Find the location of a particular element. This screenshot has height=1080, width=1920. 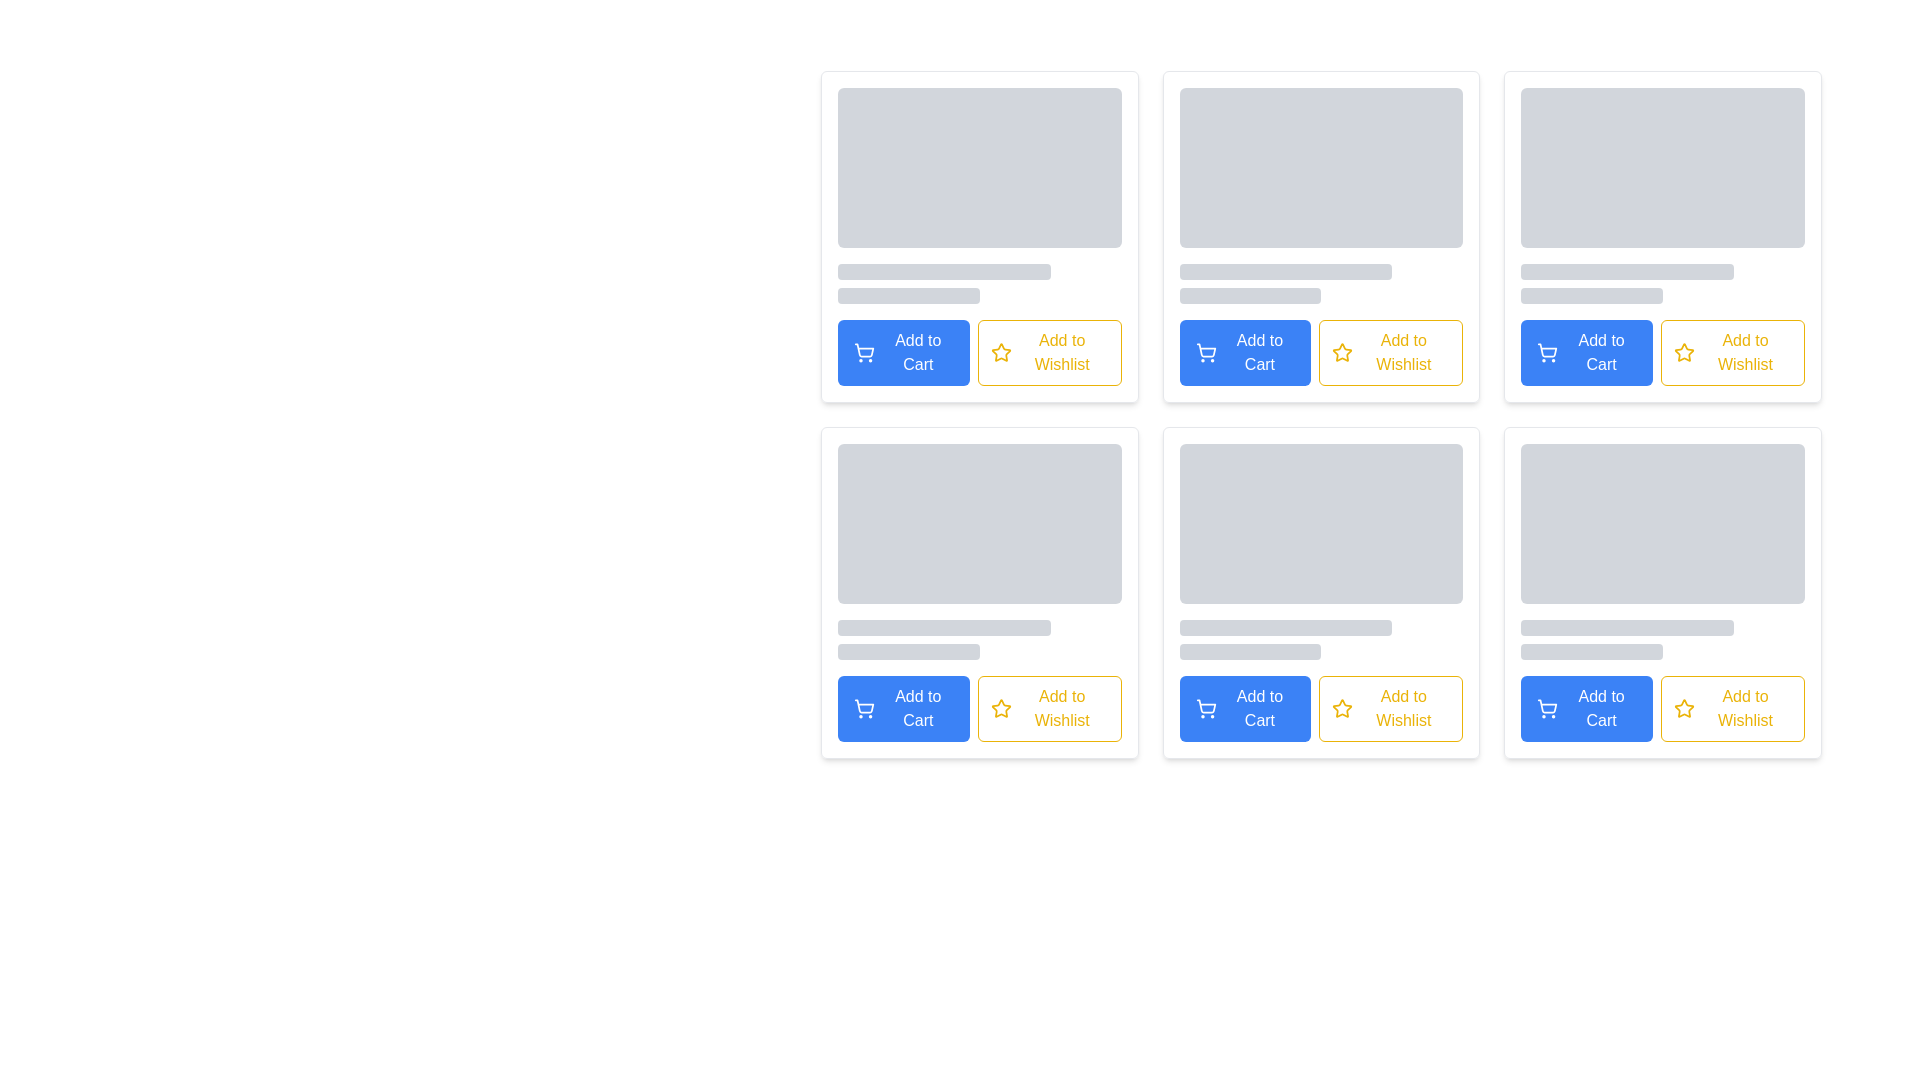

item description displayed on the product tile located in the second row and second column of the grid layout is located at coordinates (1321, 592).